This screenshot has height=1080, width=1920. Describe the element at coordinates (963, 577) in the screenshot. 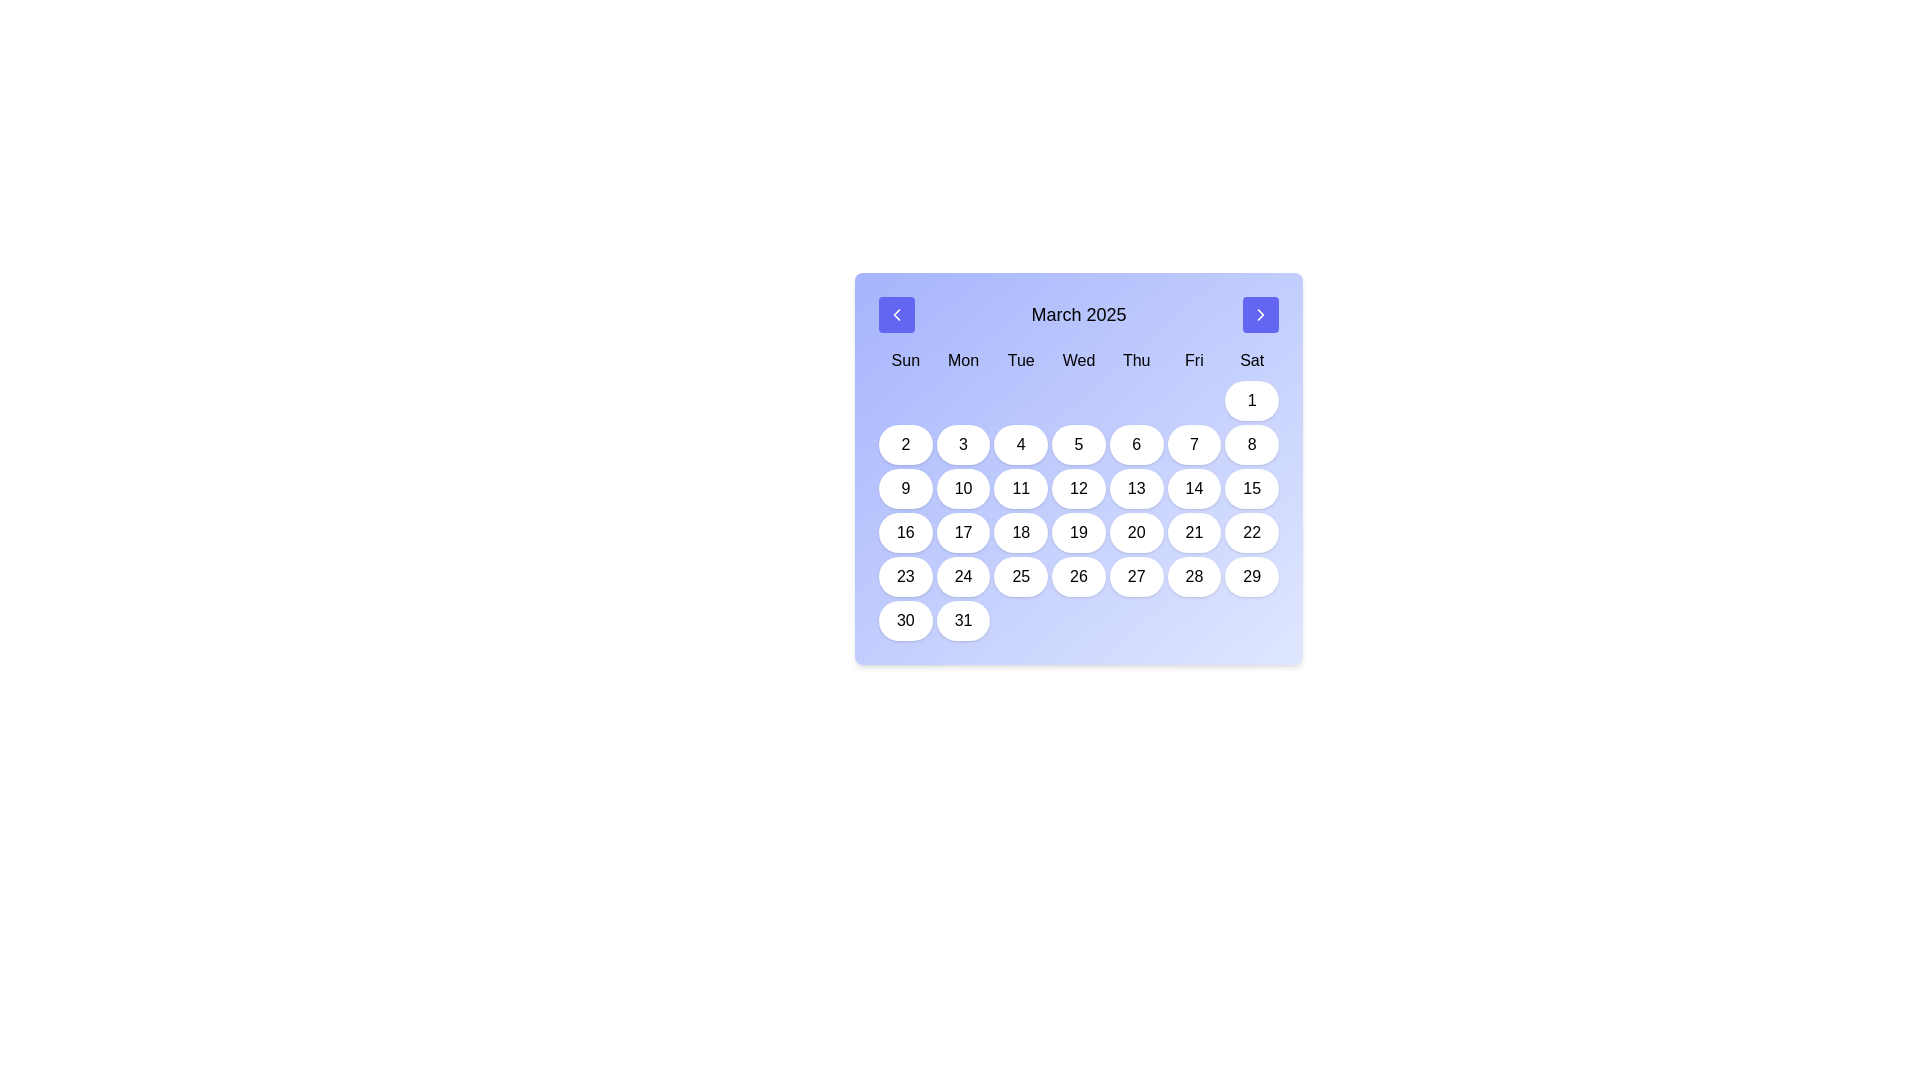

I see `the 24th date button` at that location.